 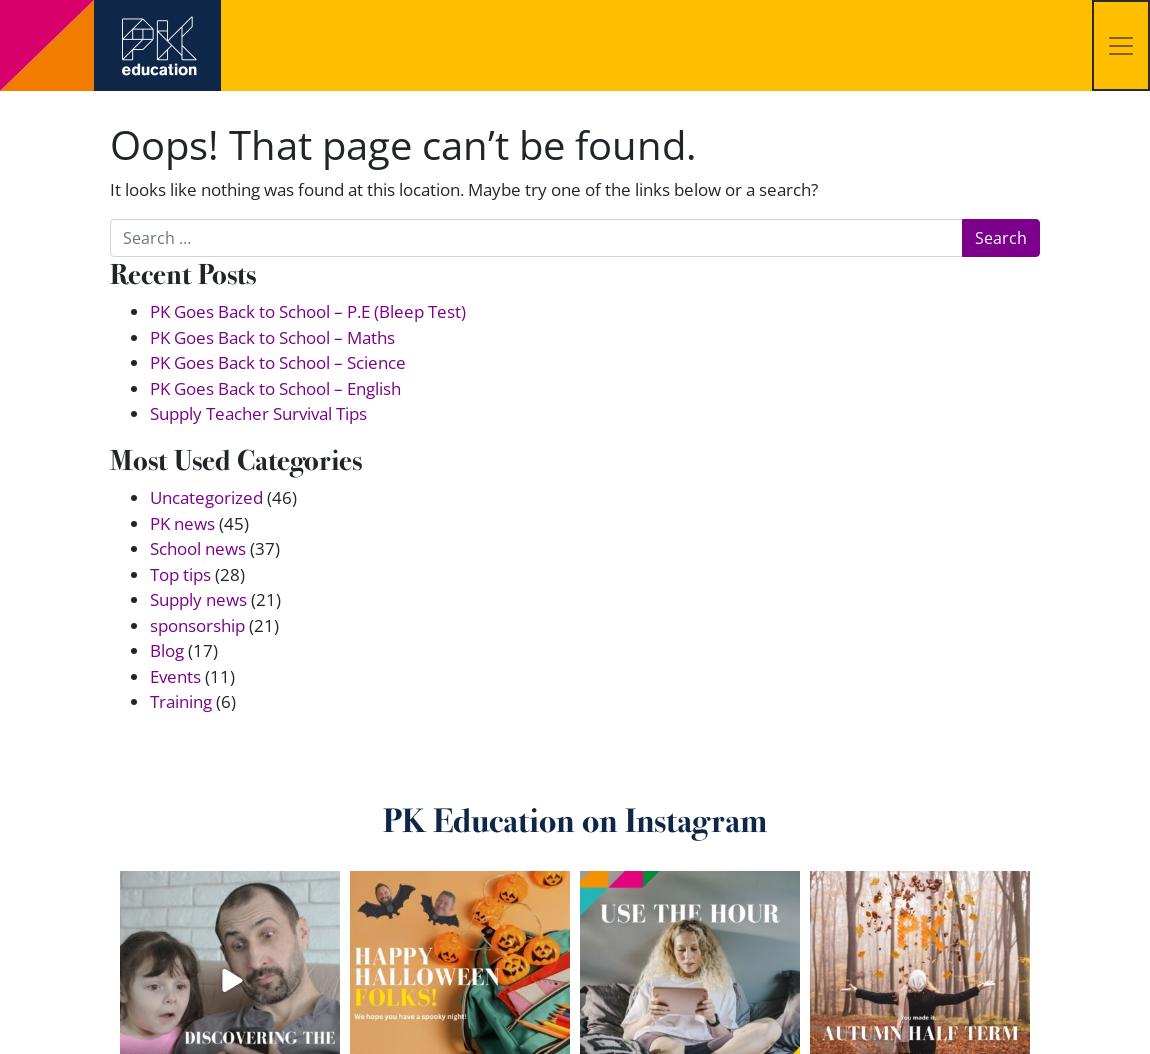 What do you see at coordinates (205, 496) in the screenshot?
I see `'Uncategorized'` at bounding box center [205, 496].